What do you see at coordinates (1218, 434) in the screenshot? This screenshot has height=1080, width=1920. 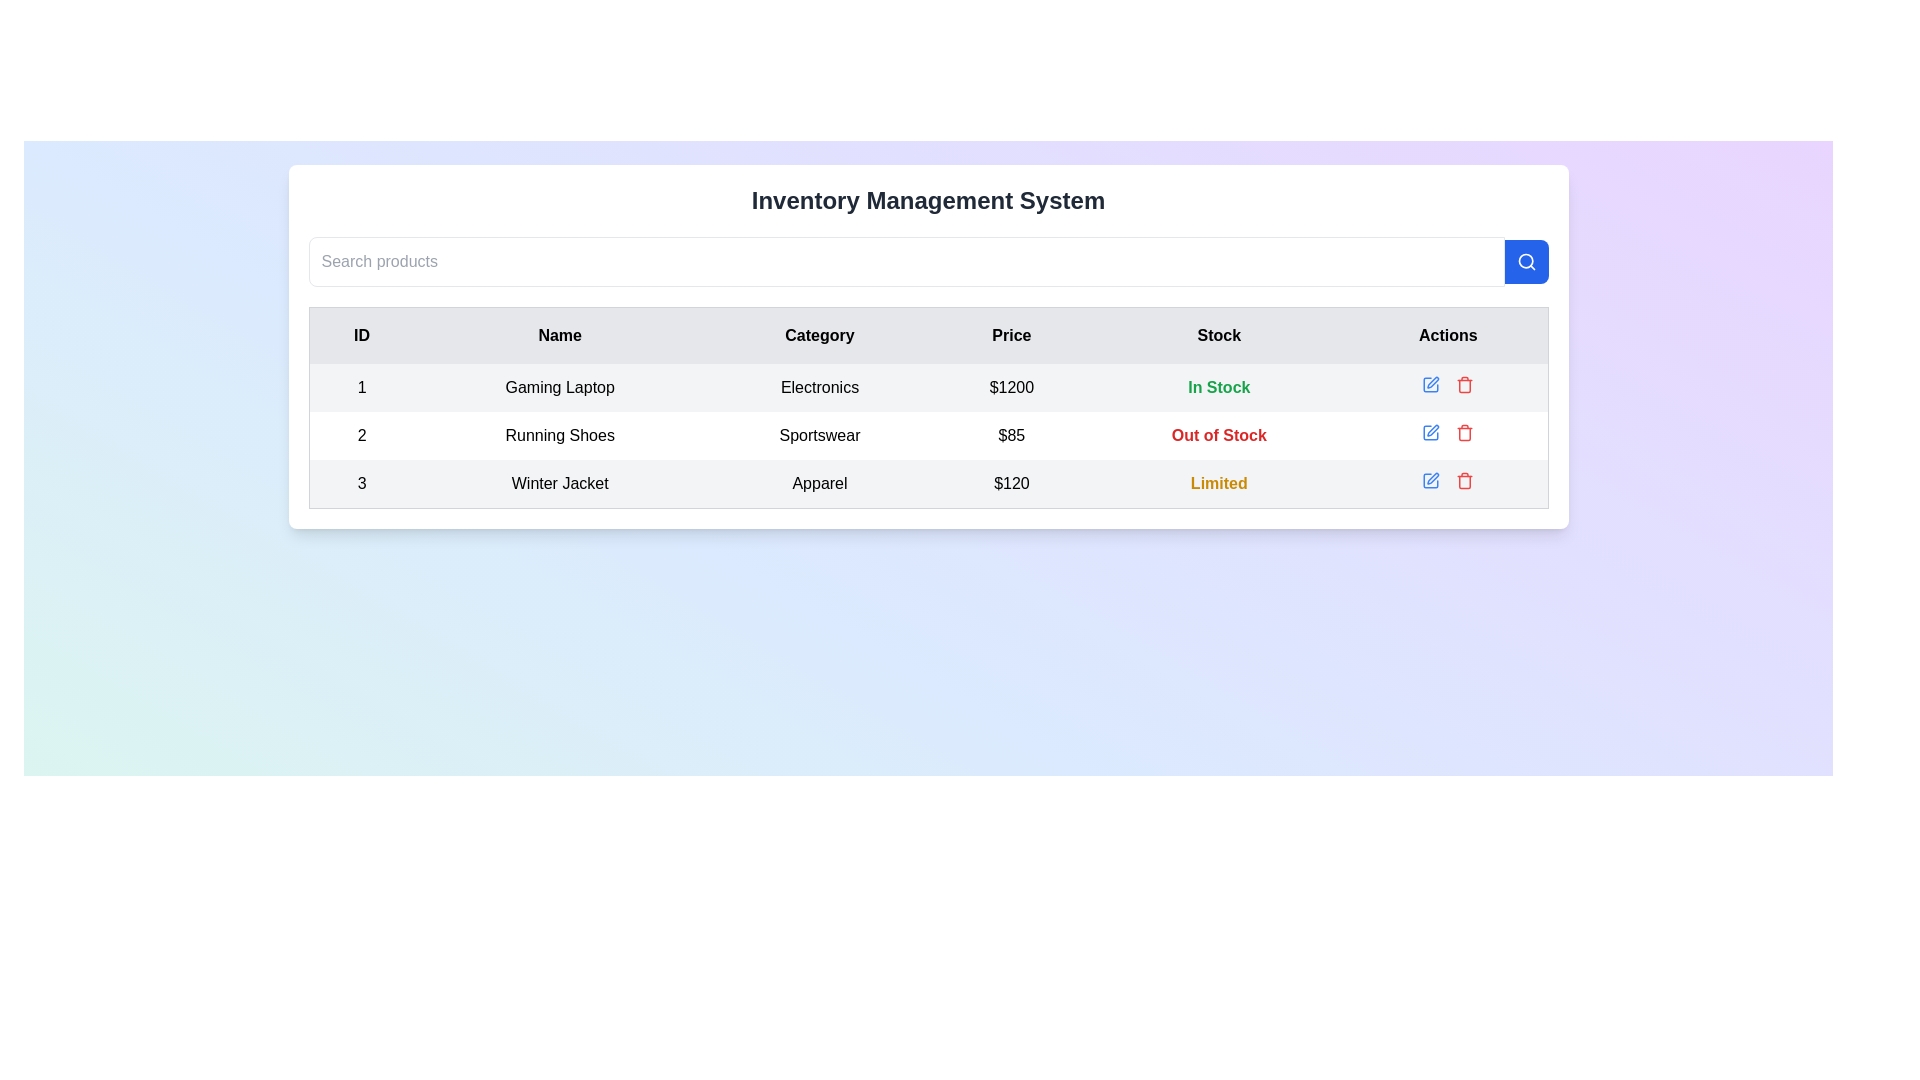 I see `text indicating the stock status of the product 'Running Shoes' in the second row of the 'Stock' column, which shows that the product is currently unavailable` at bounding box center [1218, 434].